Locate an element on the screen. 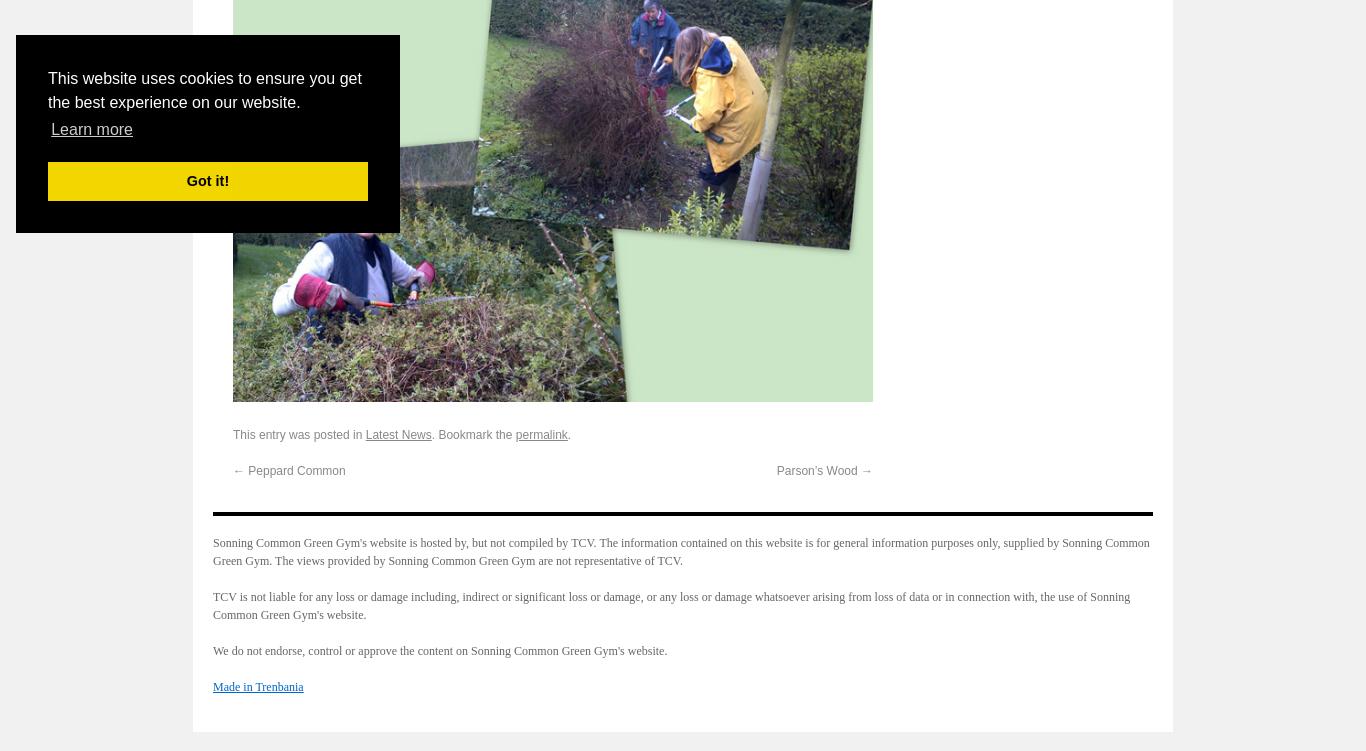 This screenshot has height=751, width=1366. '.' is located at coordinates (568, 433).